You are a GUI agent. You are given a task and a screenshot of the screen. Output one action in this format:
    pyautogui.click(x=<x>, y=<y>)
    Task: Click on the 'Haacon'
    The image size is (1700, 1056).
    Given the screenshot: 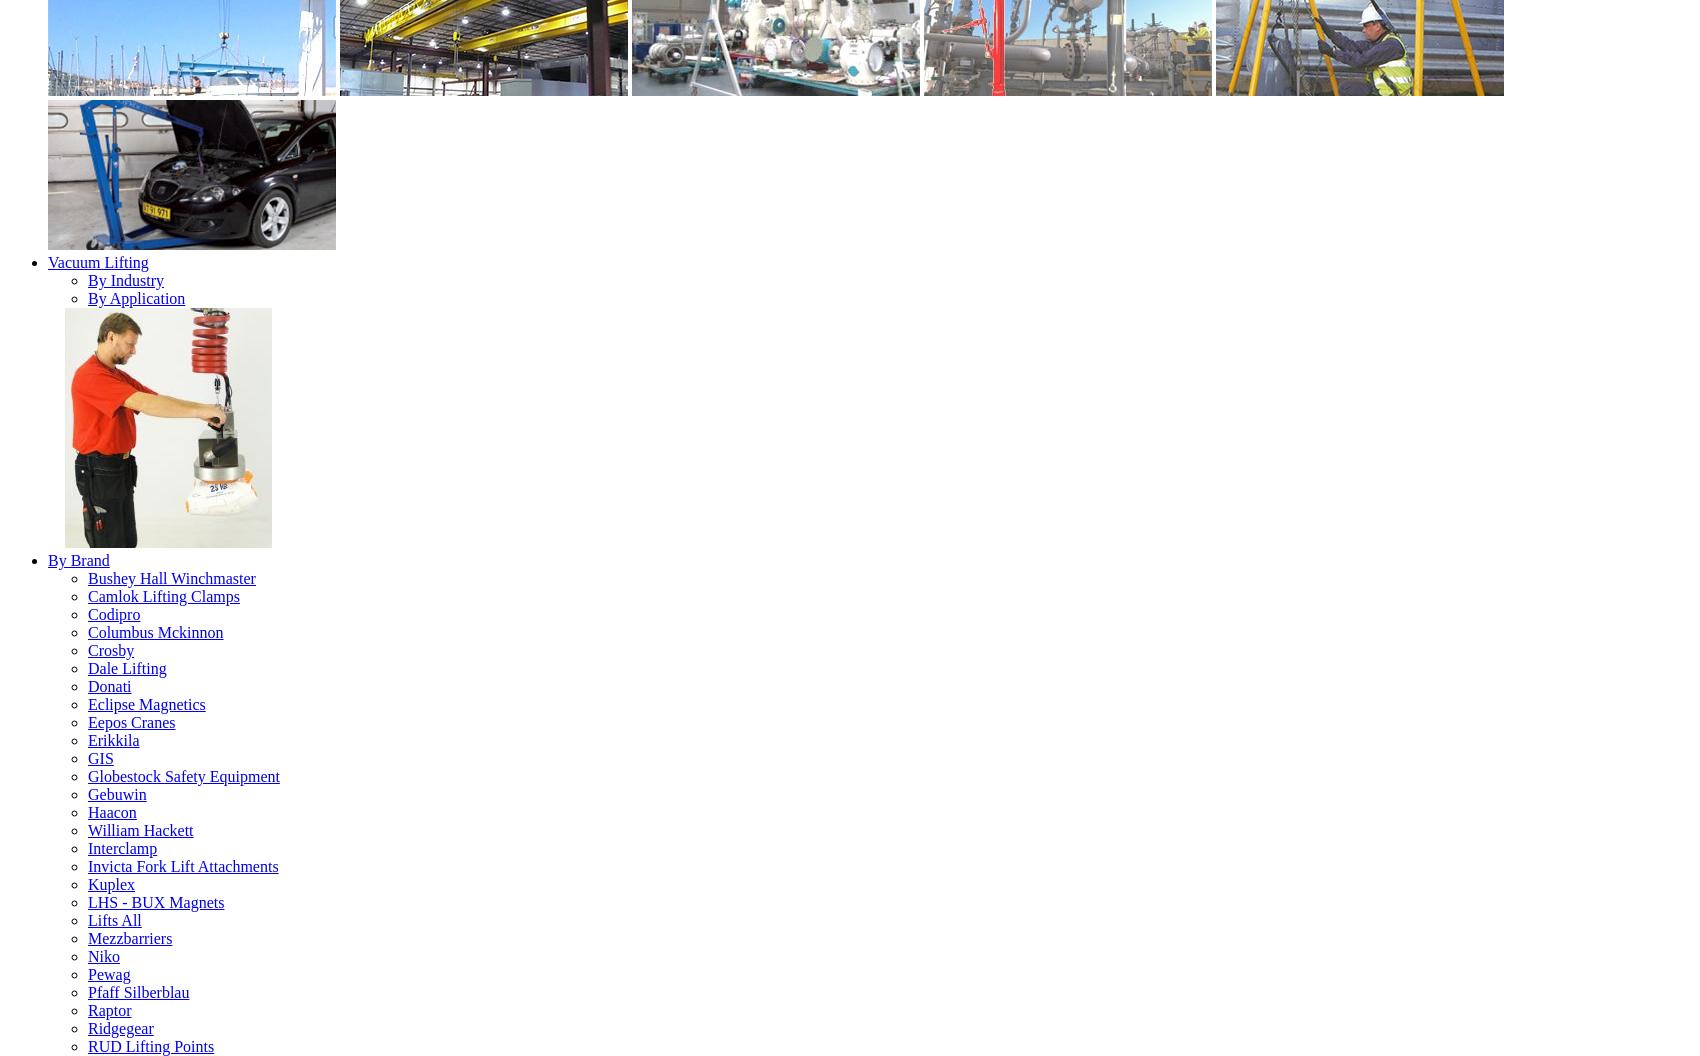 What is the action you would take?
    pyautogui.click(x=111, y=811)
    